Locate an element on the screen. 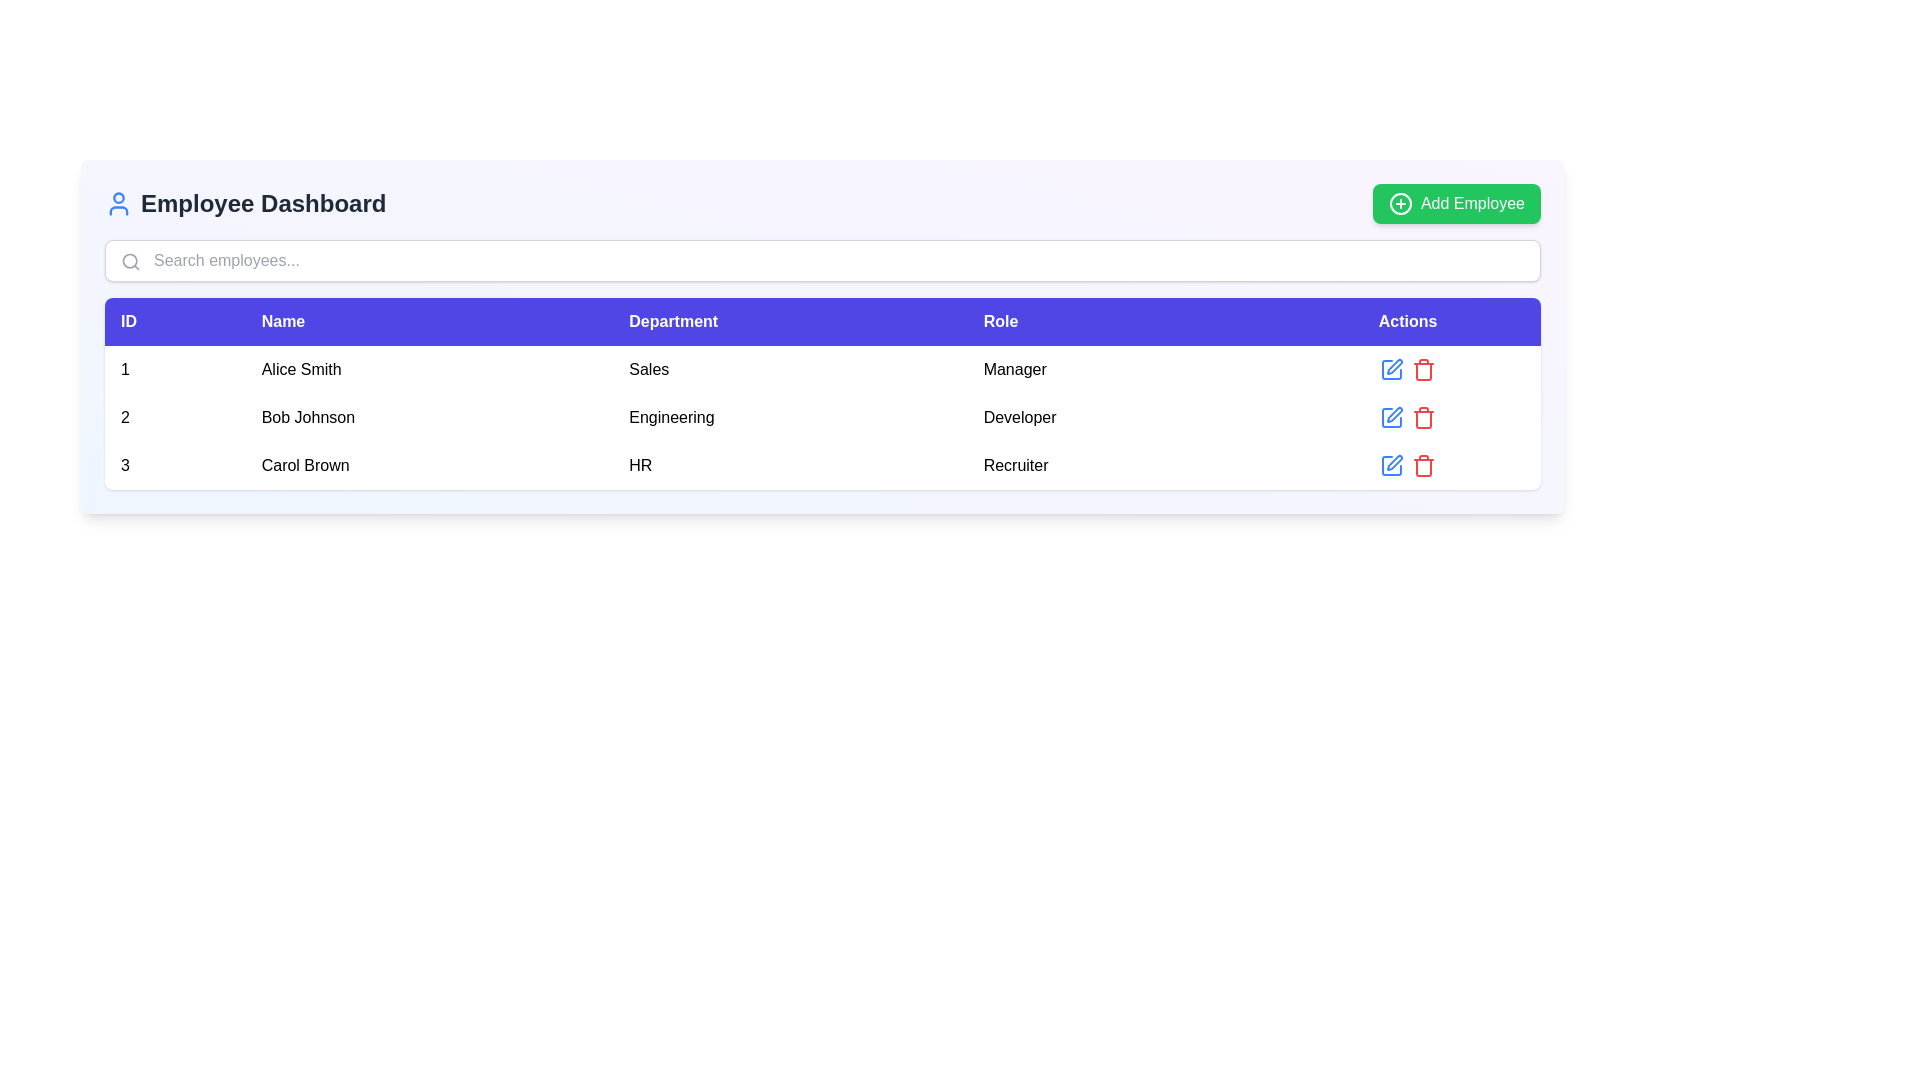  the button located at the top-right corner of the interface, adjacent to the 'Employee Dashboard' header is located at coordinates (1456, 204).